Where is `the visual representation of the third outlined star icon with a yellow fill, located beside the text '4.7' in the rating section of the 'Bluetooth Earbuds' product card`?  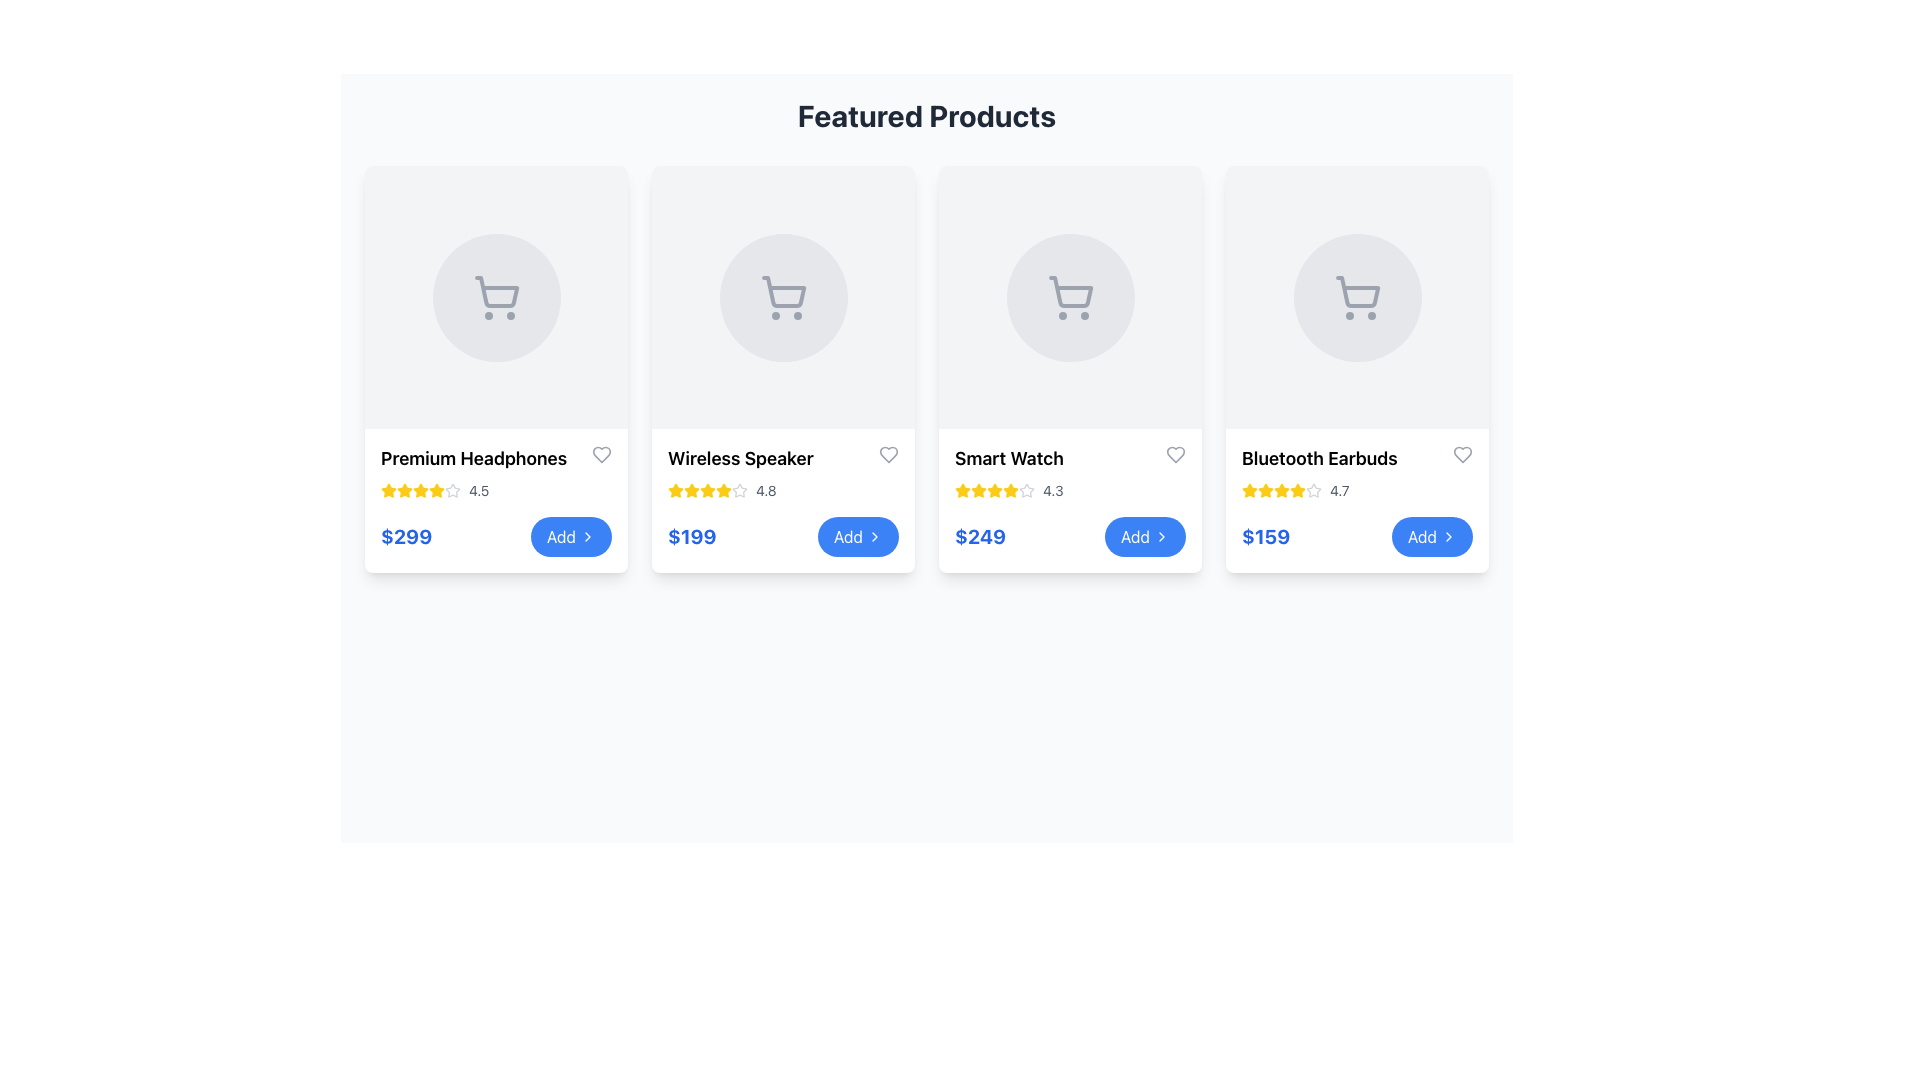
the visual representation of the third outlined star icon with a yellow fill, located beside the text '4.7' in the rating section of the 'Bluetooth Earbuds' product card is located at coordinates (1265, 490).